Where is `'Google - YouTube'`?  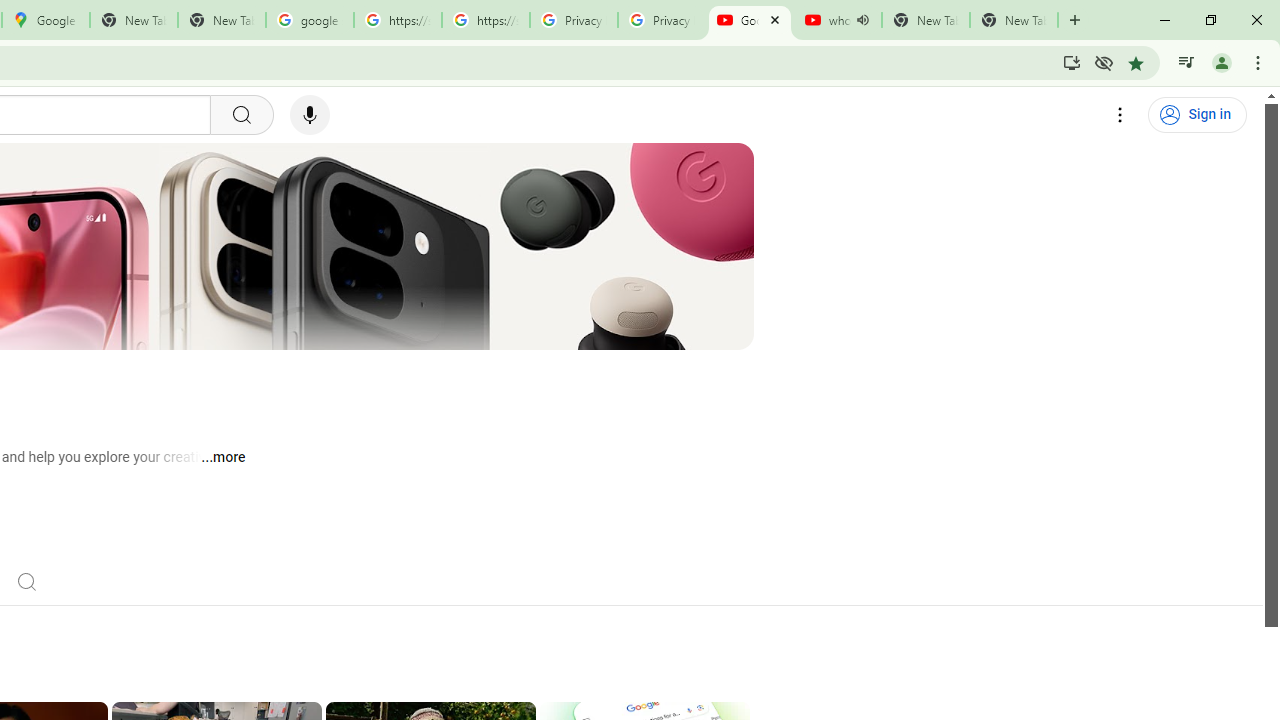 'Google - YouTube' is located at coordinates (749, 20).